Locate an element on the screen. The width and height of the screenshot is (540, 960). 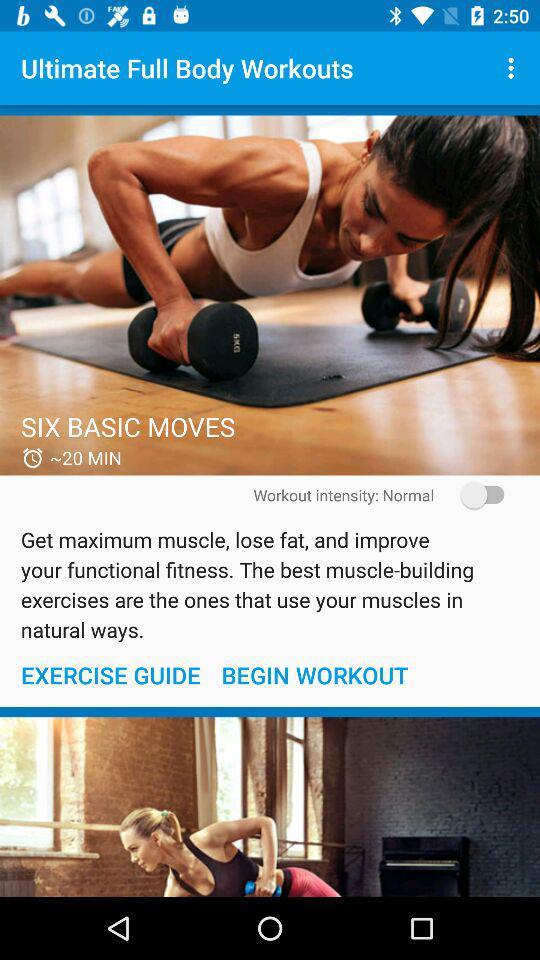
icon below the get maximum muscle item is located at coordinates (110, 675).